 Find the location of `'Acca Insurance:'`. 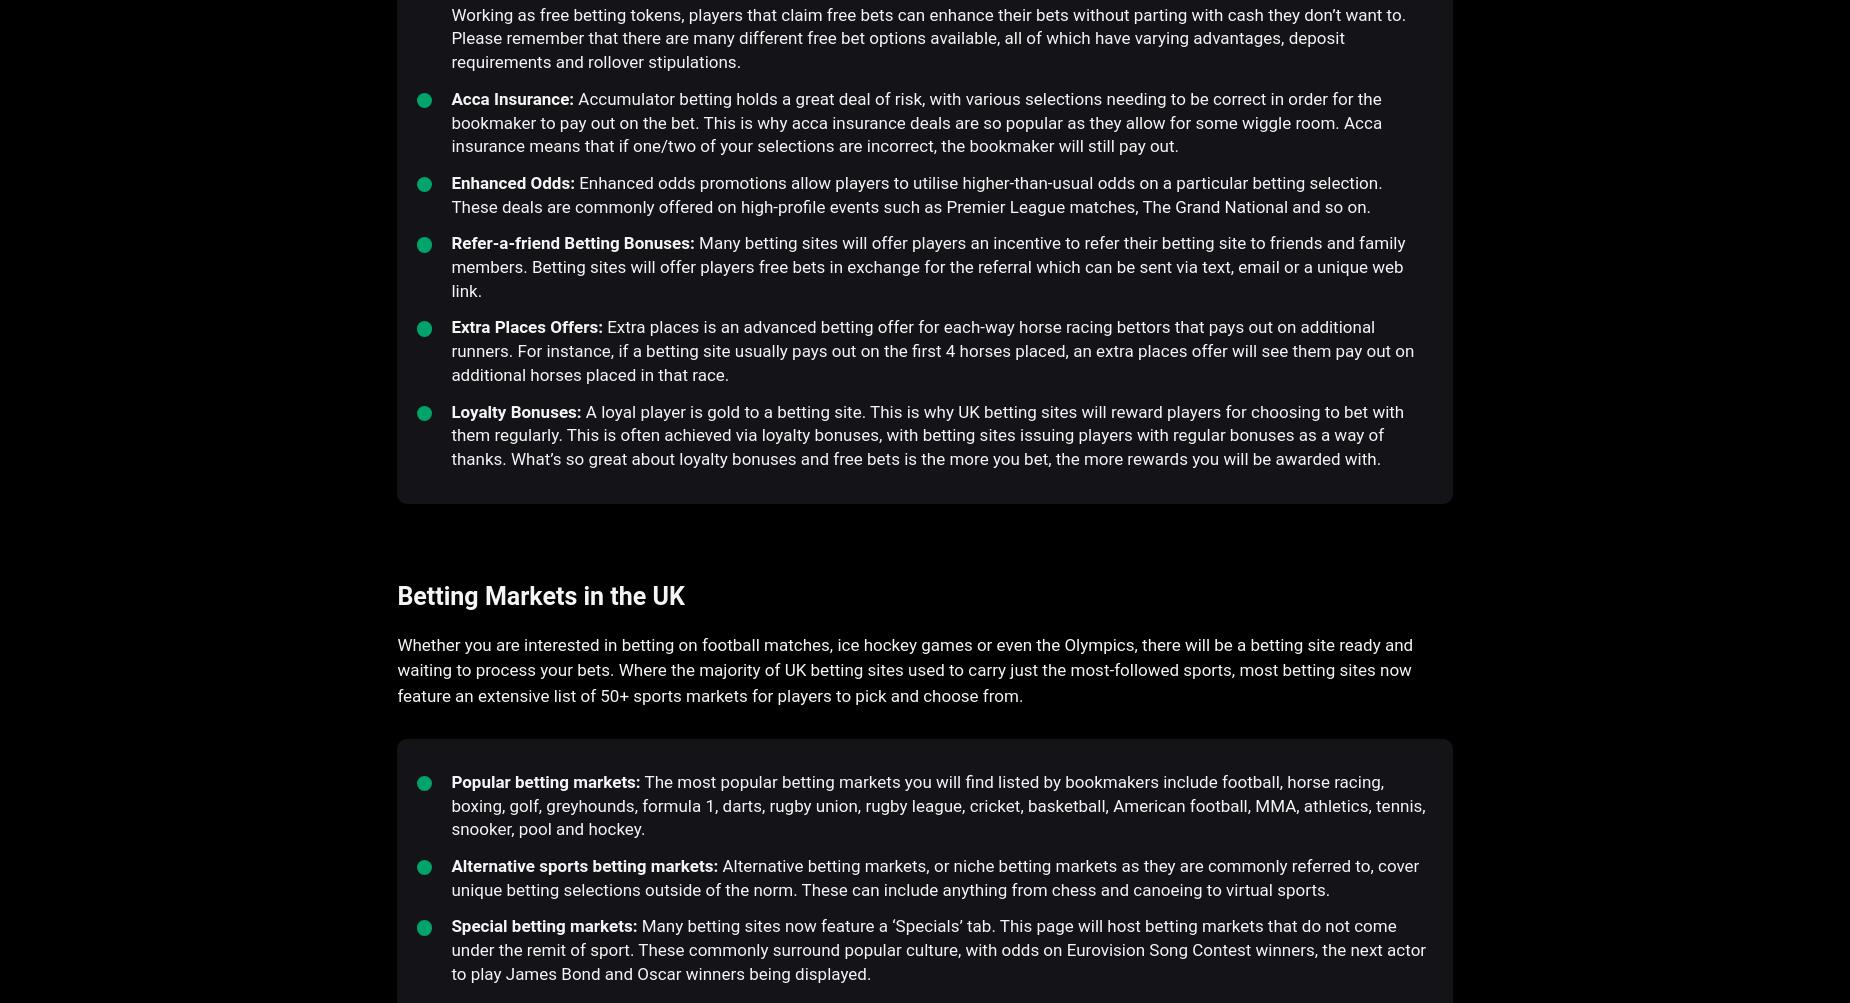

'Acca Insurance:' is located at coordinates (450, 97).